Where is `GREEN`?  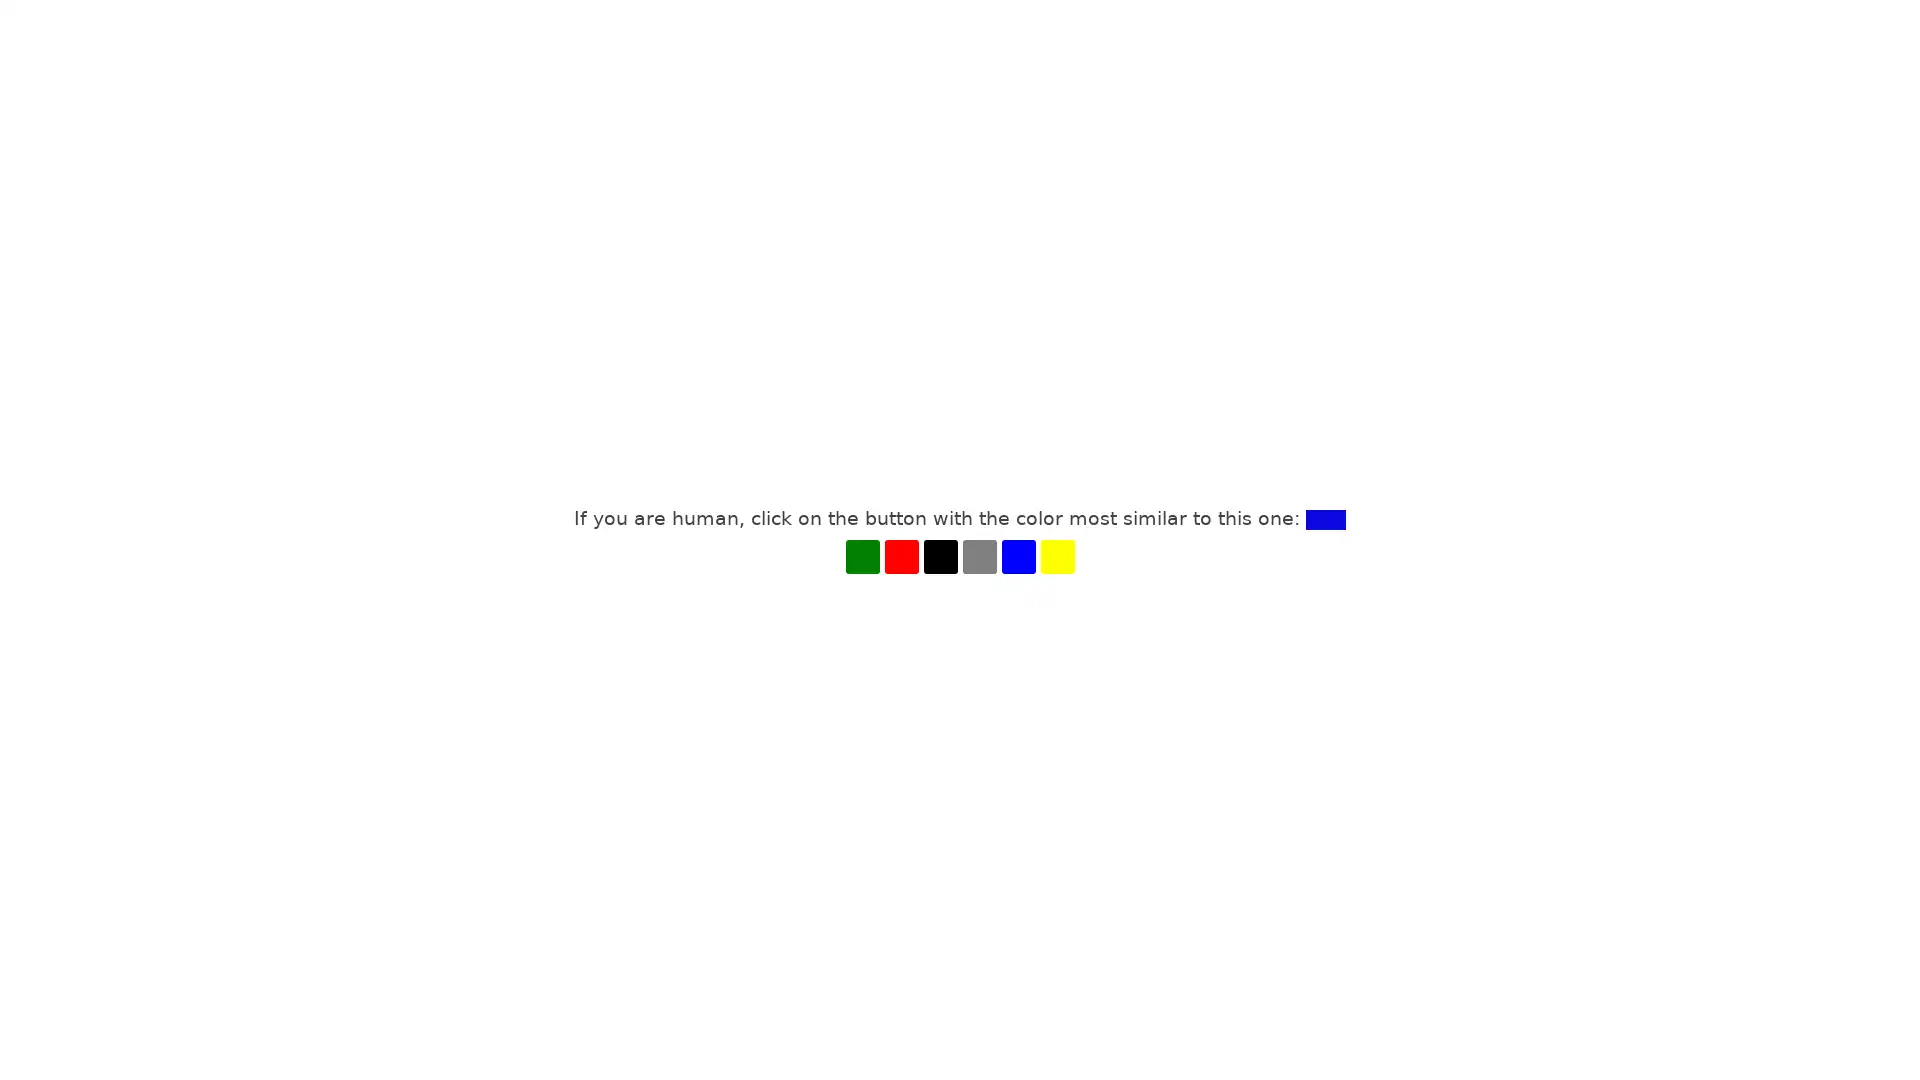 GREEN is located at coordinates (862, 555).